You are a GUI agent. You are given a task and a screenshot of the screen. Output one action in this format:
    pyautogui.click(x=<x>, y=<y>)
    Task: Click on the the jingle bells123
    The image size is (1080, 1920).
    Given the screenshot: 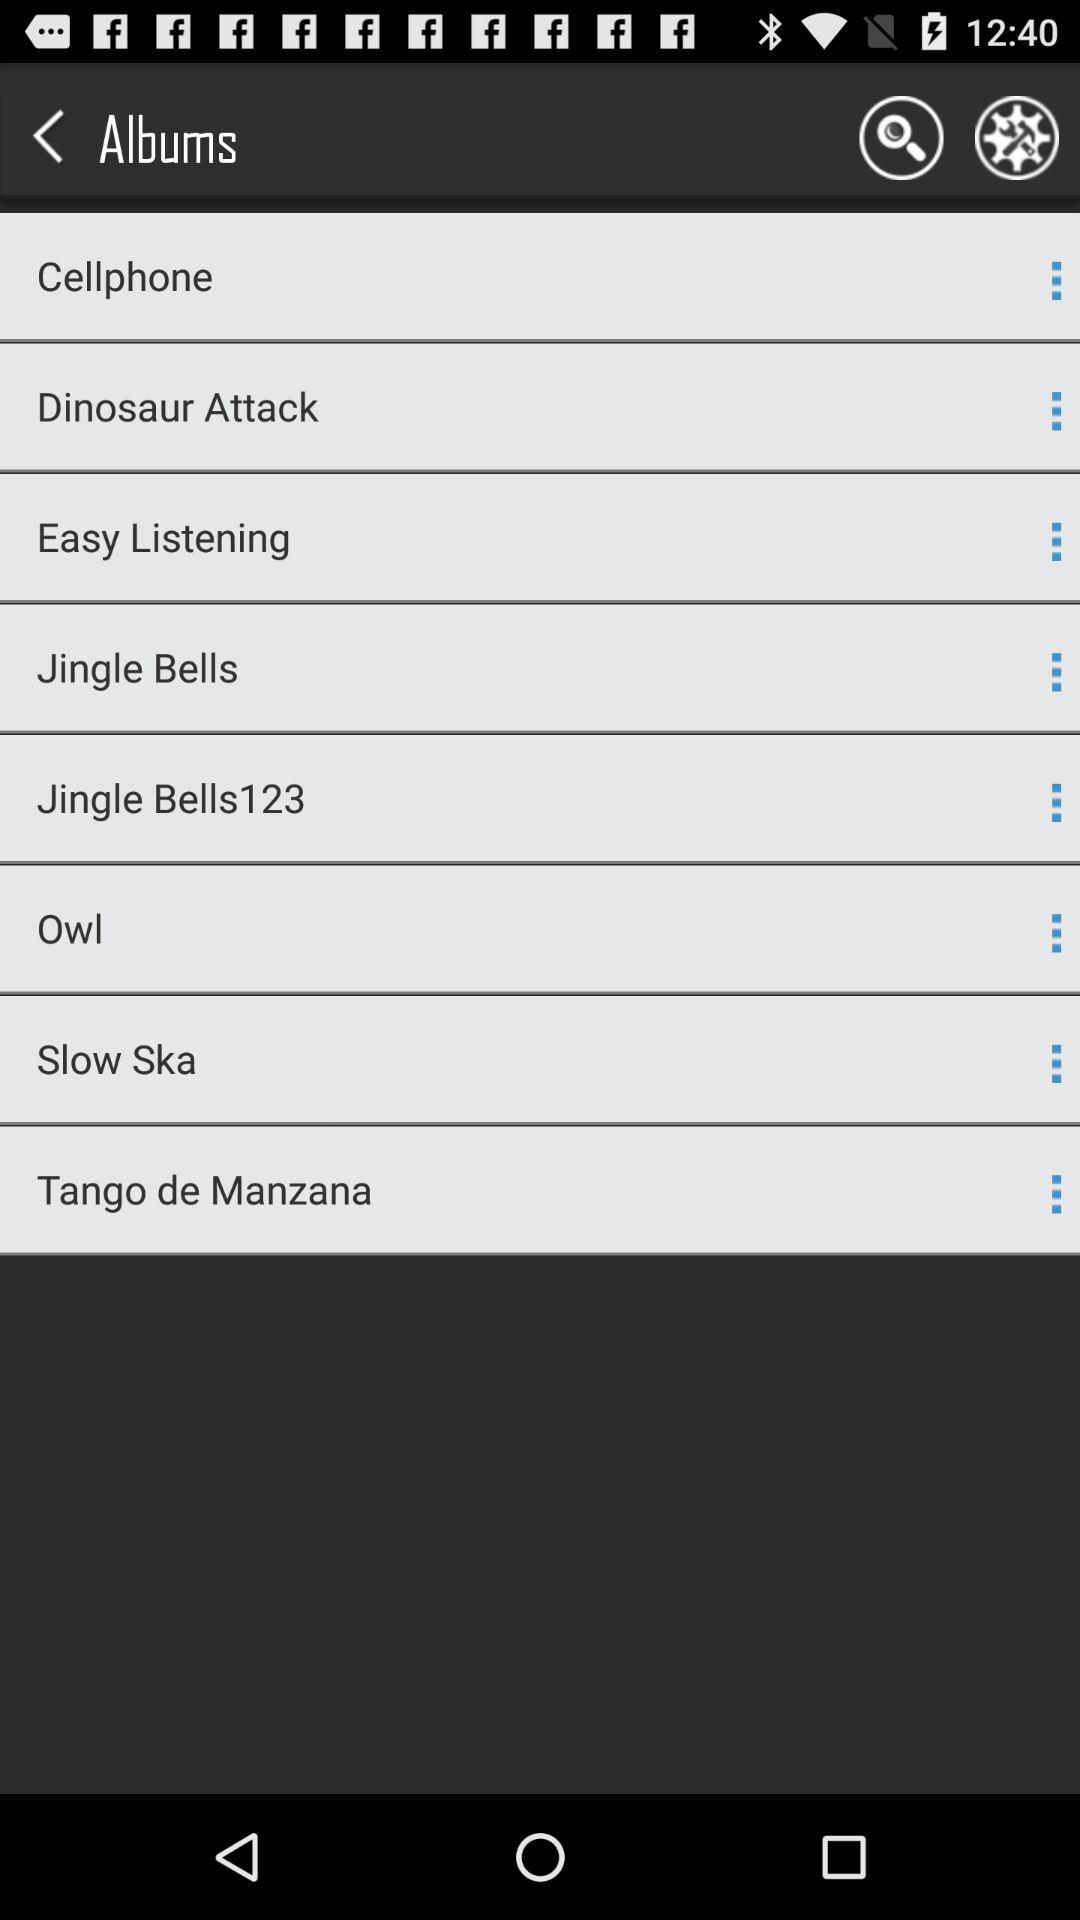 What is the action you would take?
    pyautogui.click(x=527, y=796)
    